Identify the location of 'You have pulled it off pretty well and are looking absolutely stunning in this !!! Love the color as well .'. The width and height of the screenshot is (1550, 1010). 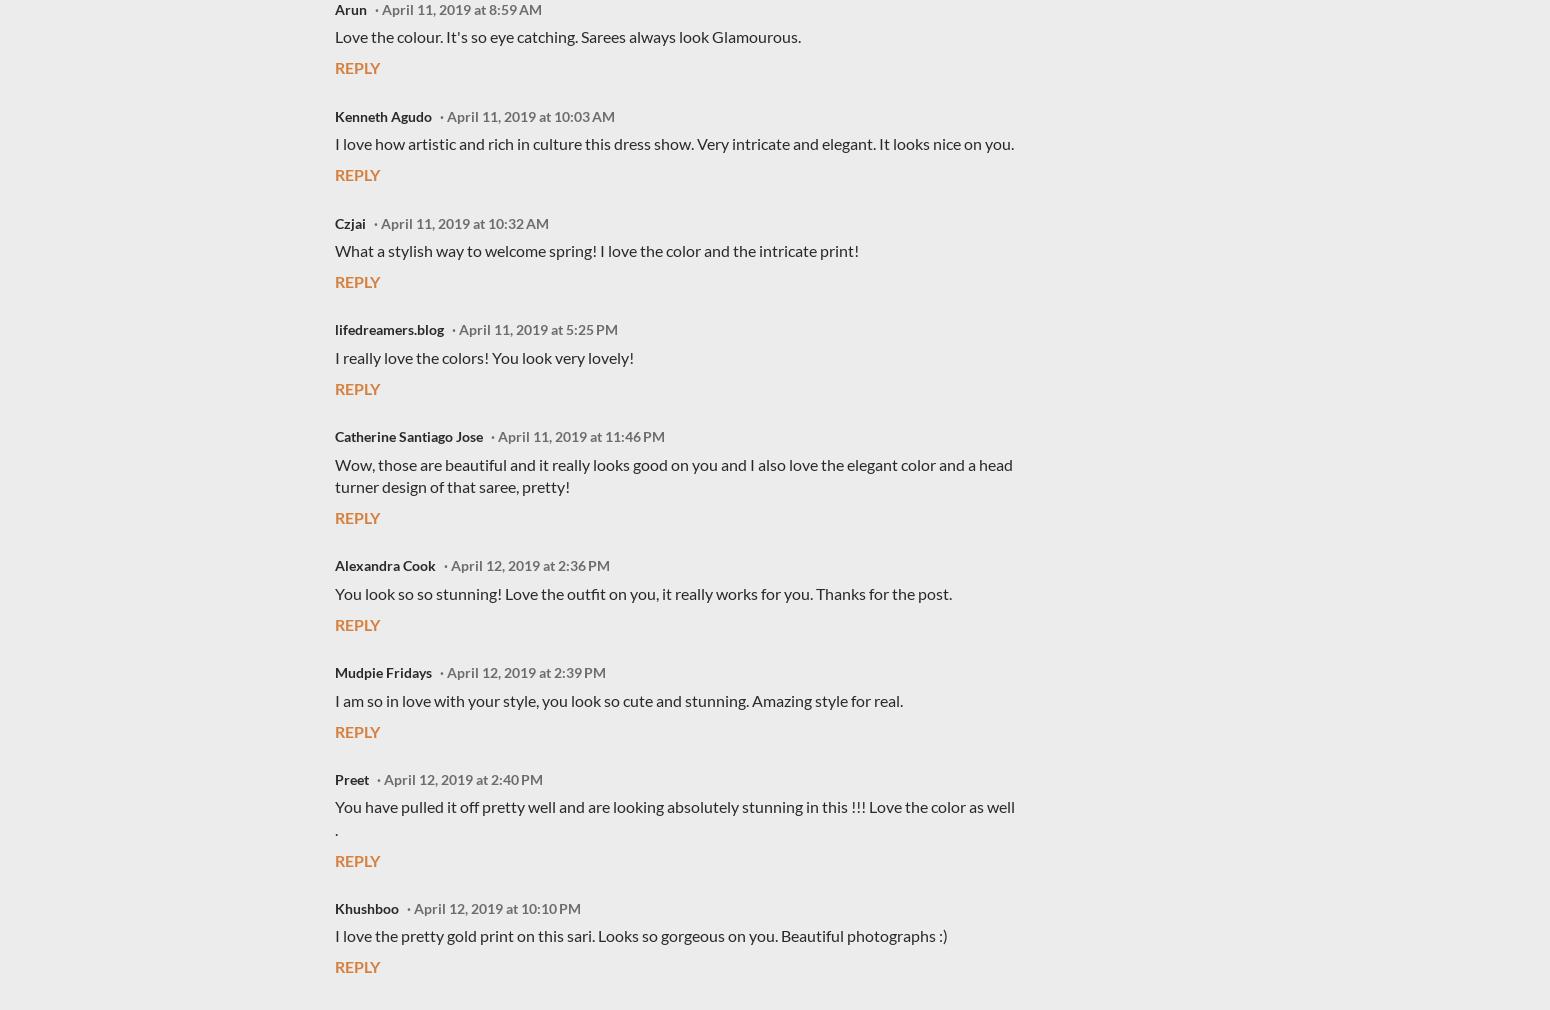
(674, 817).